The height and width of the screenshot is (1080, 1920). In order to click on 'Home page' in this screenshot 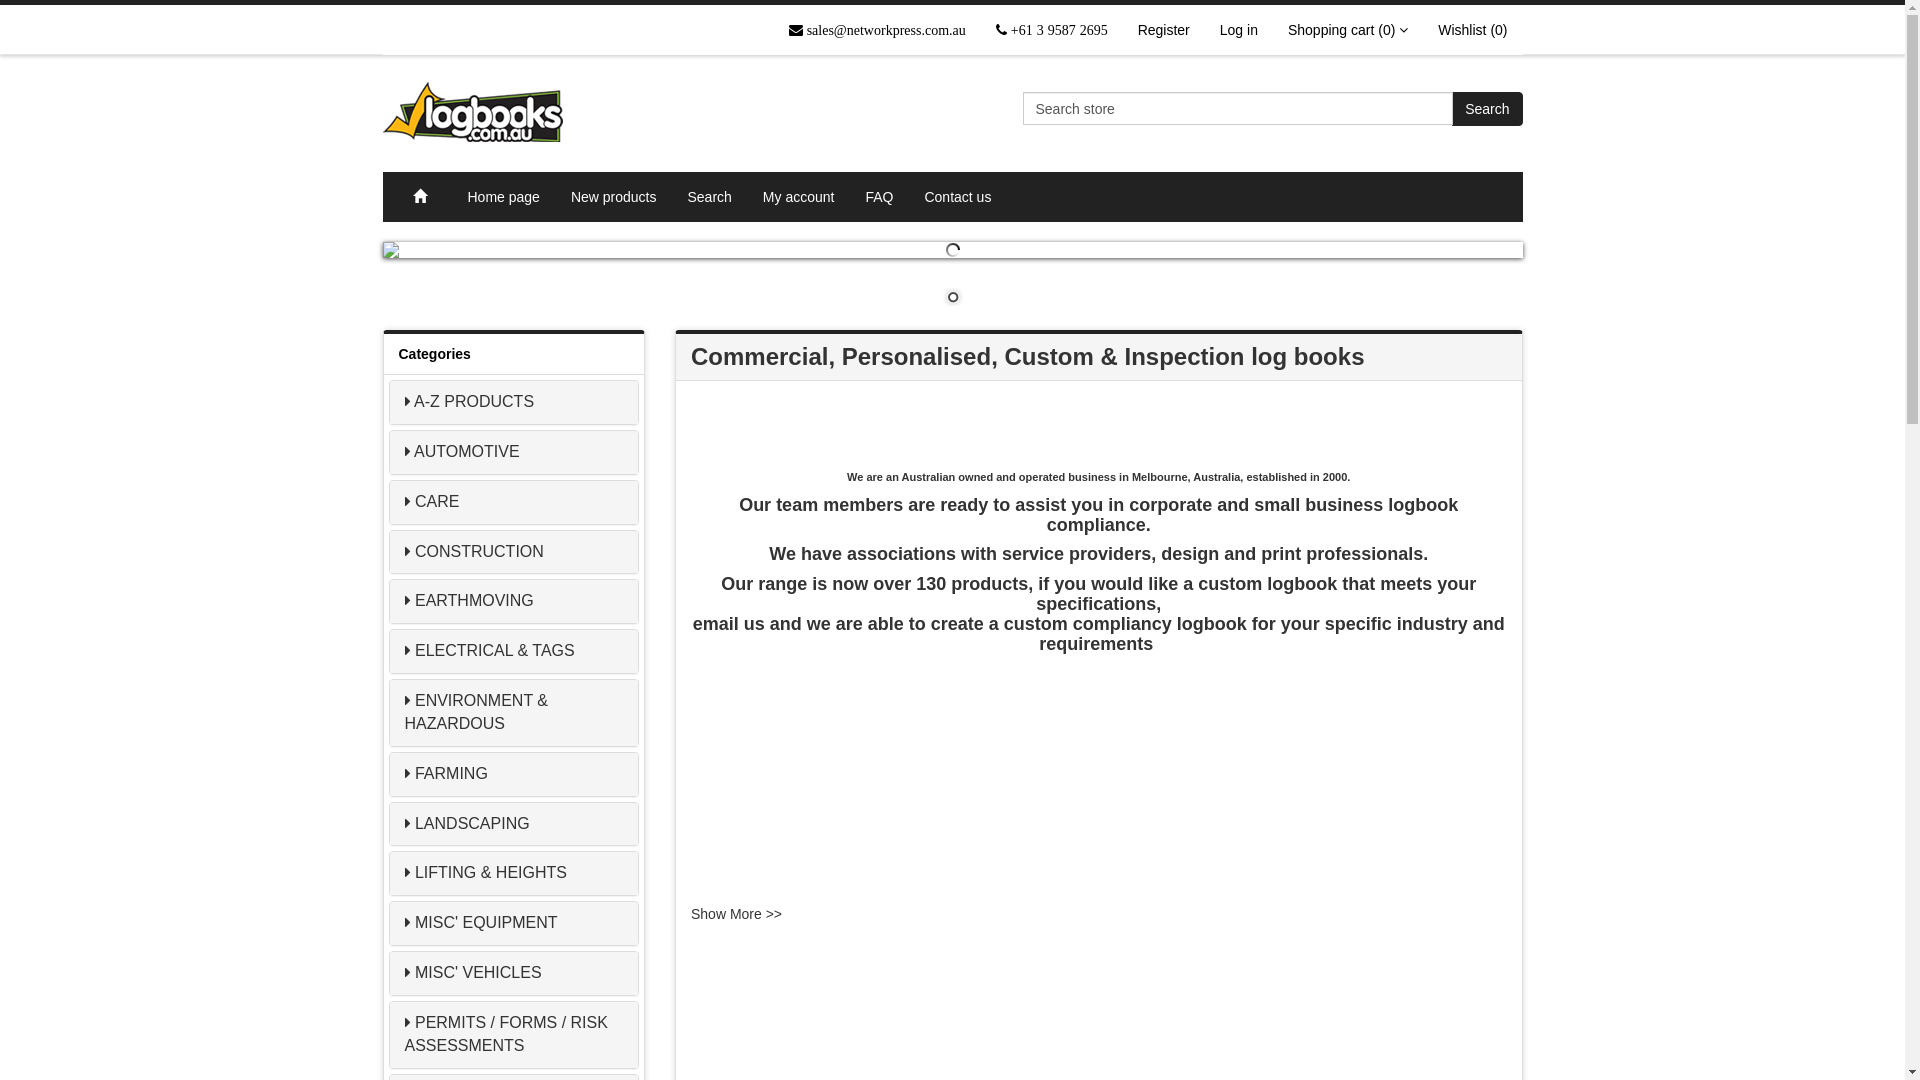, I will do `click(450, 196)`.